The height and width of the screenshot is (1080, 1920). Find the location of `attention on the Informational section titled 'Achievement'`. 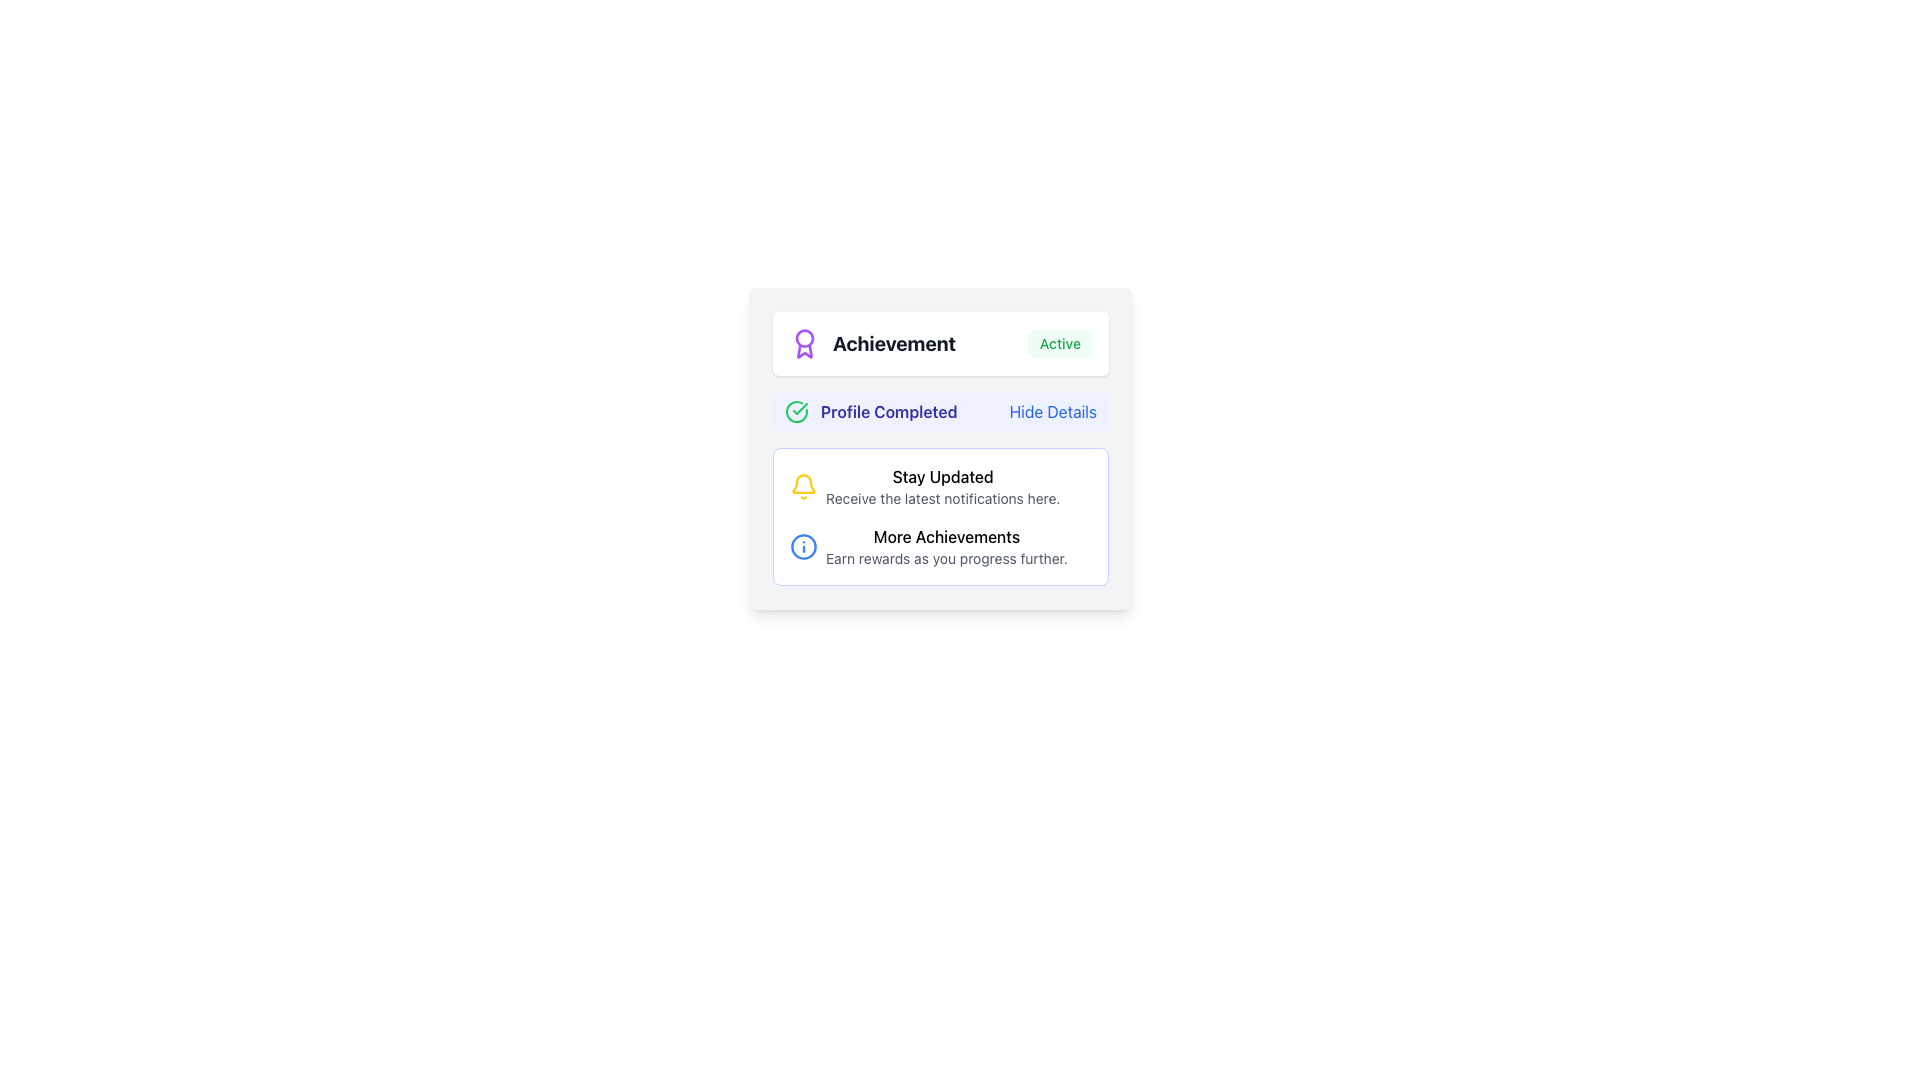

attention on the Informational section titled 'Achievement' is located at coordinates (939, 515).